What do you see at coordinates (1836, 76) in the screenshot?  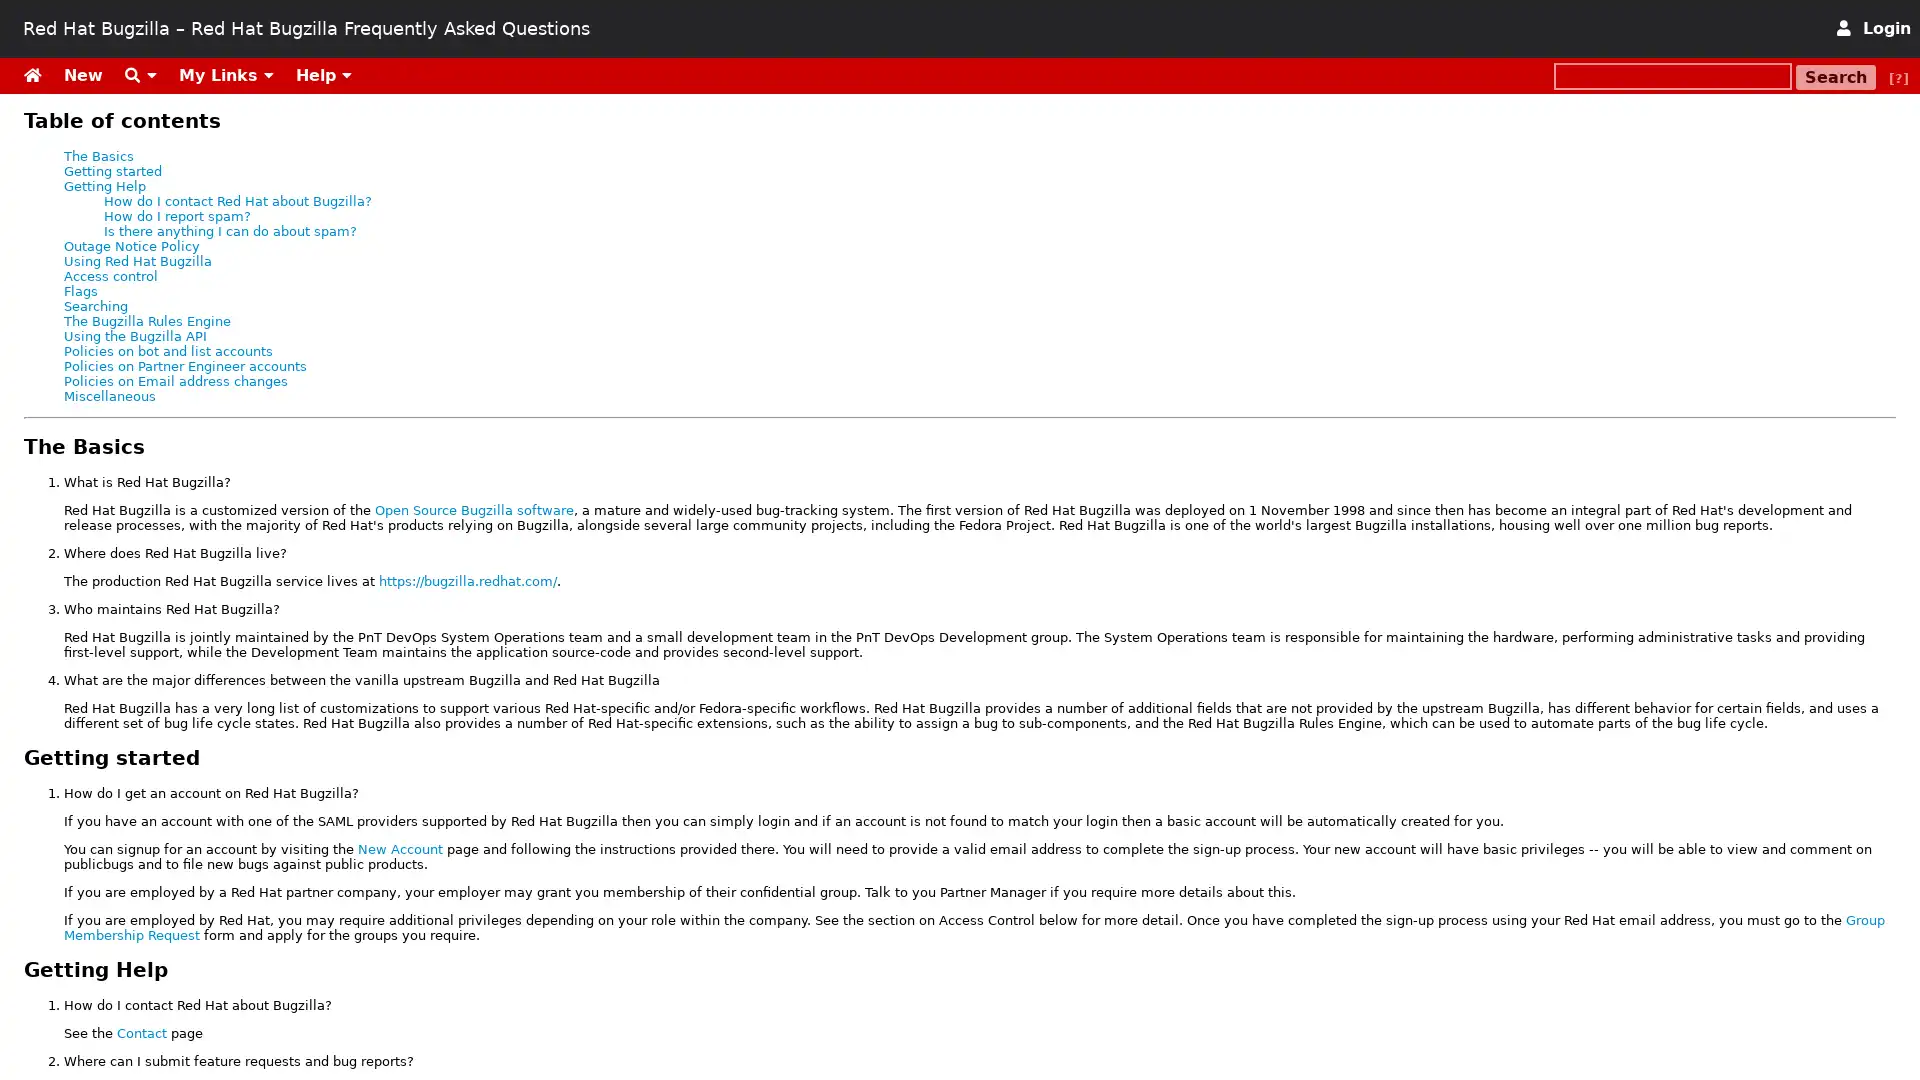 I see `Search` at bounding box center [1836, 76].